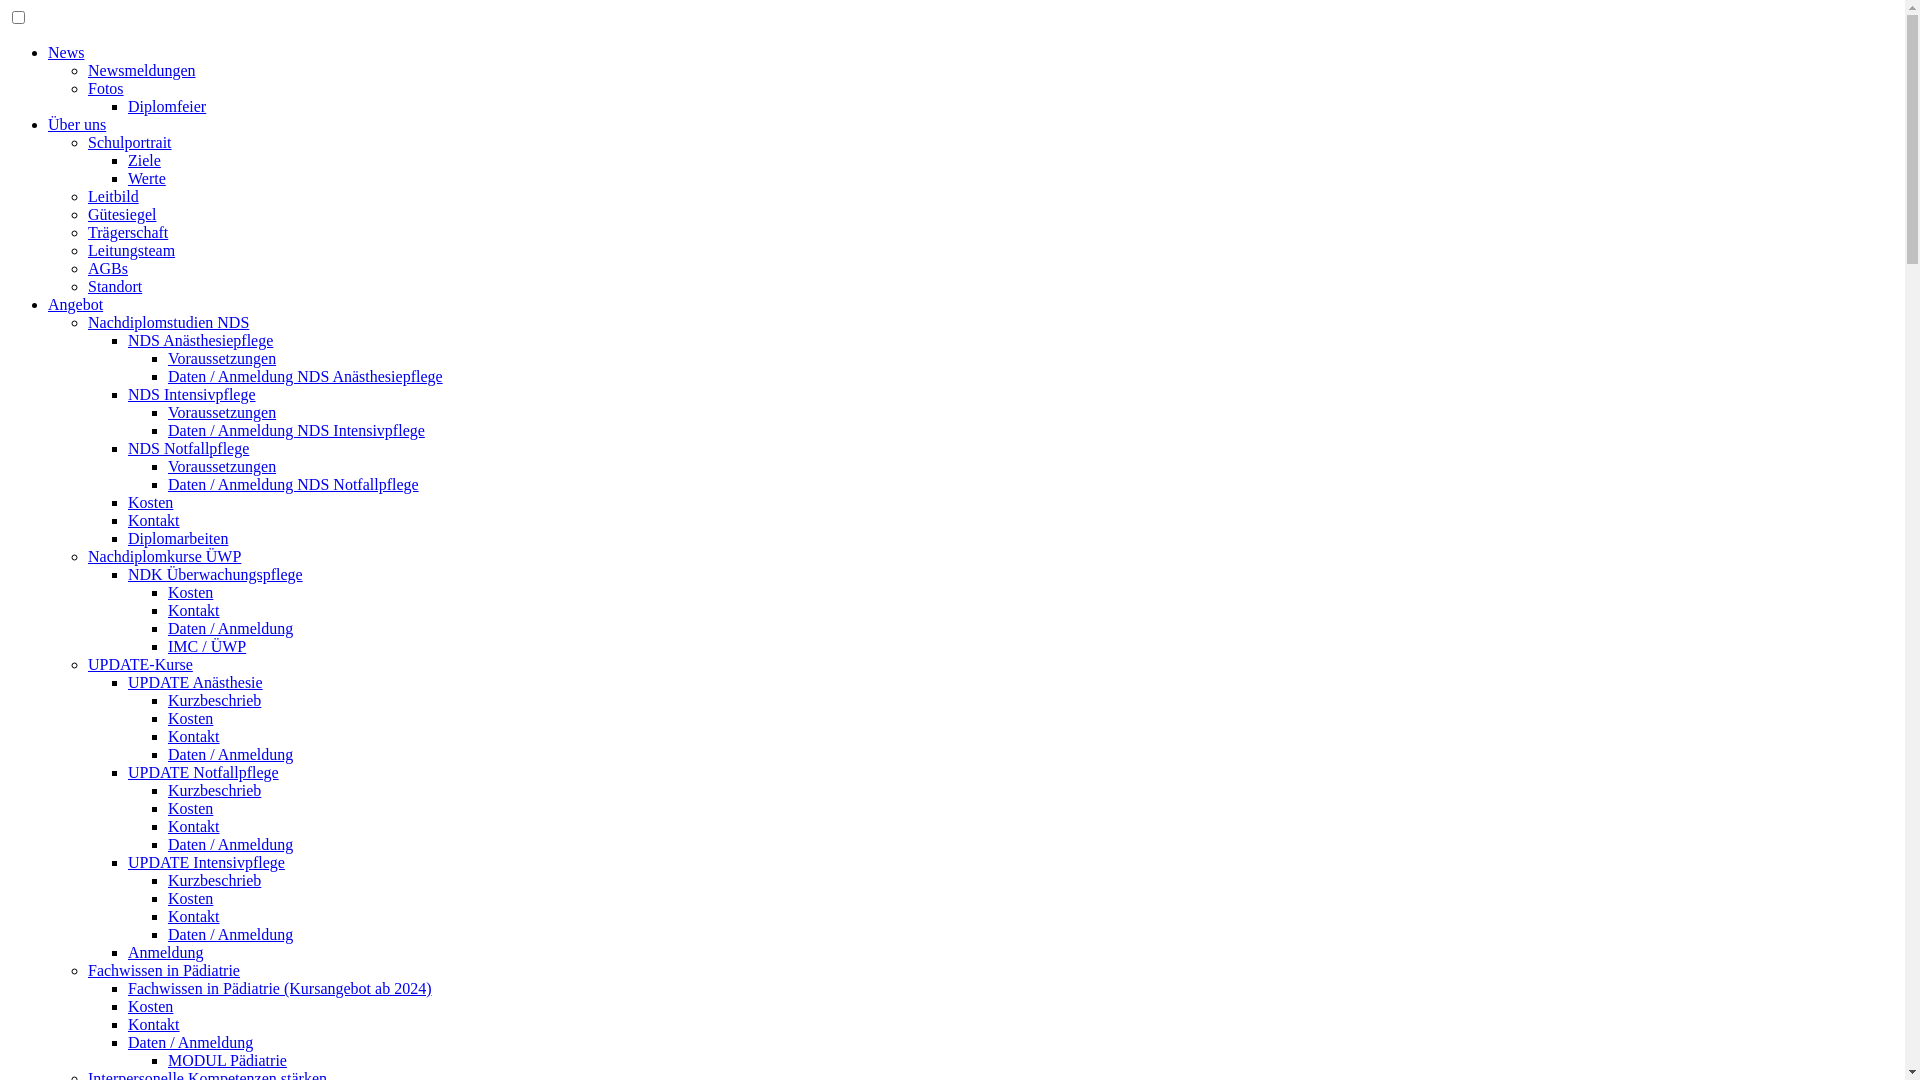  Describe the element at coordinates (66, 51) in the screenshot. I see `'News'` at that location.